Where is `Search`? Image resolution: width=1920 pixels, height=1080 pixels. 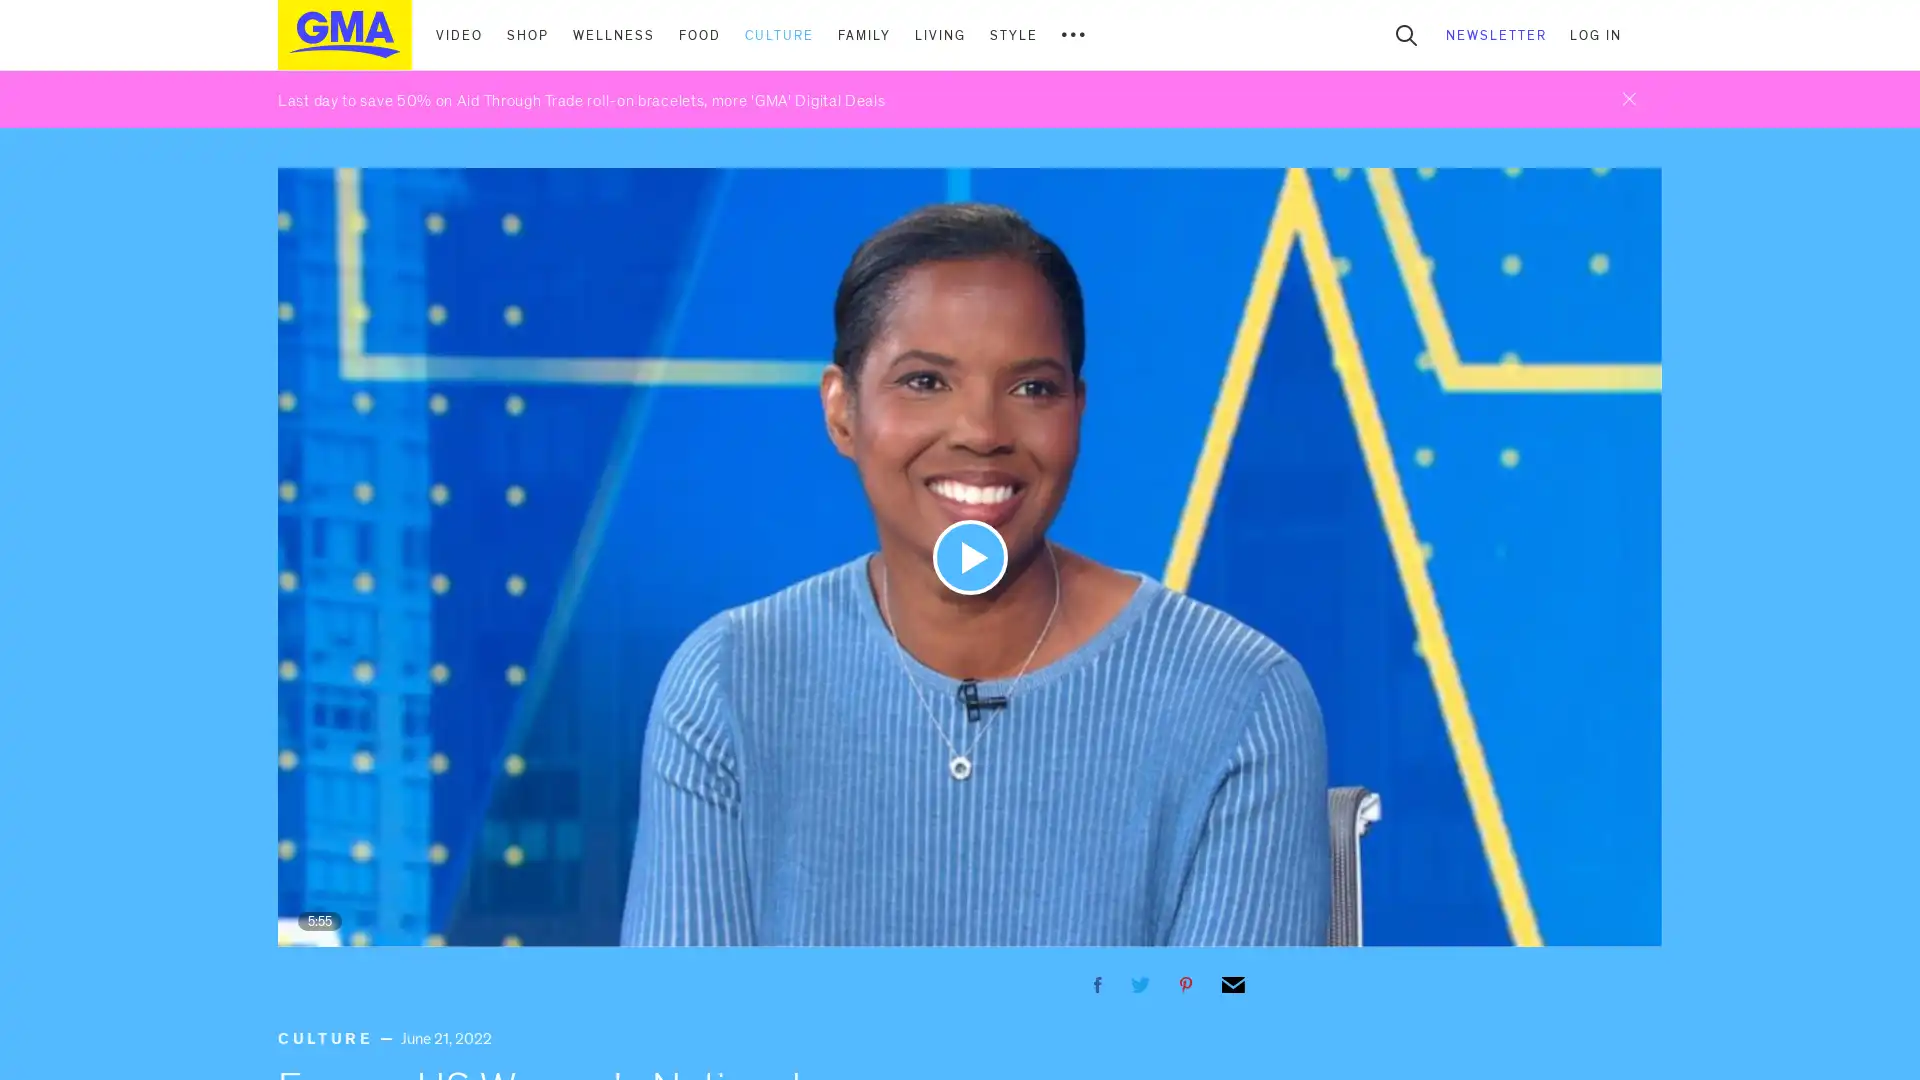
Search is located at coordinates (1405, 34).